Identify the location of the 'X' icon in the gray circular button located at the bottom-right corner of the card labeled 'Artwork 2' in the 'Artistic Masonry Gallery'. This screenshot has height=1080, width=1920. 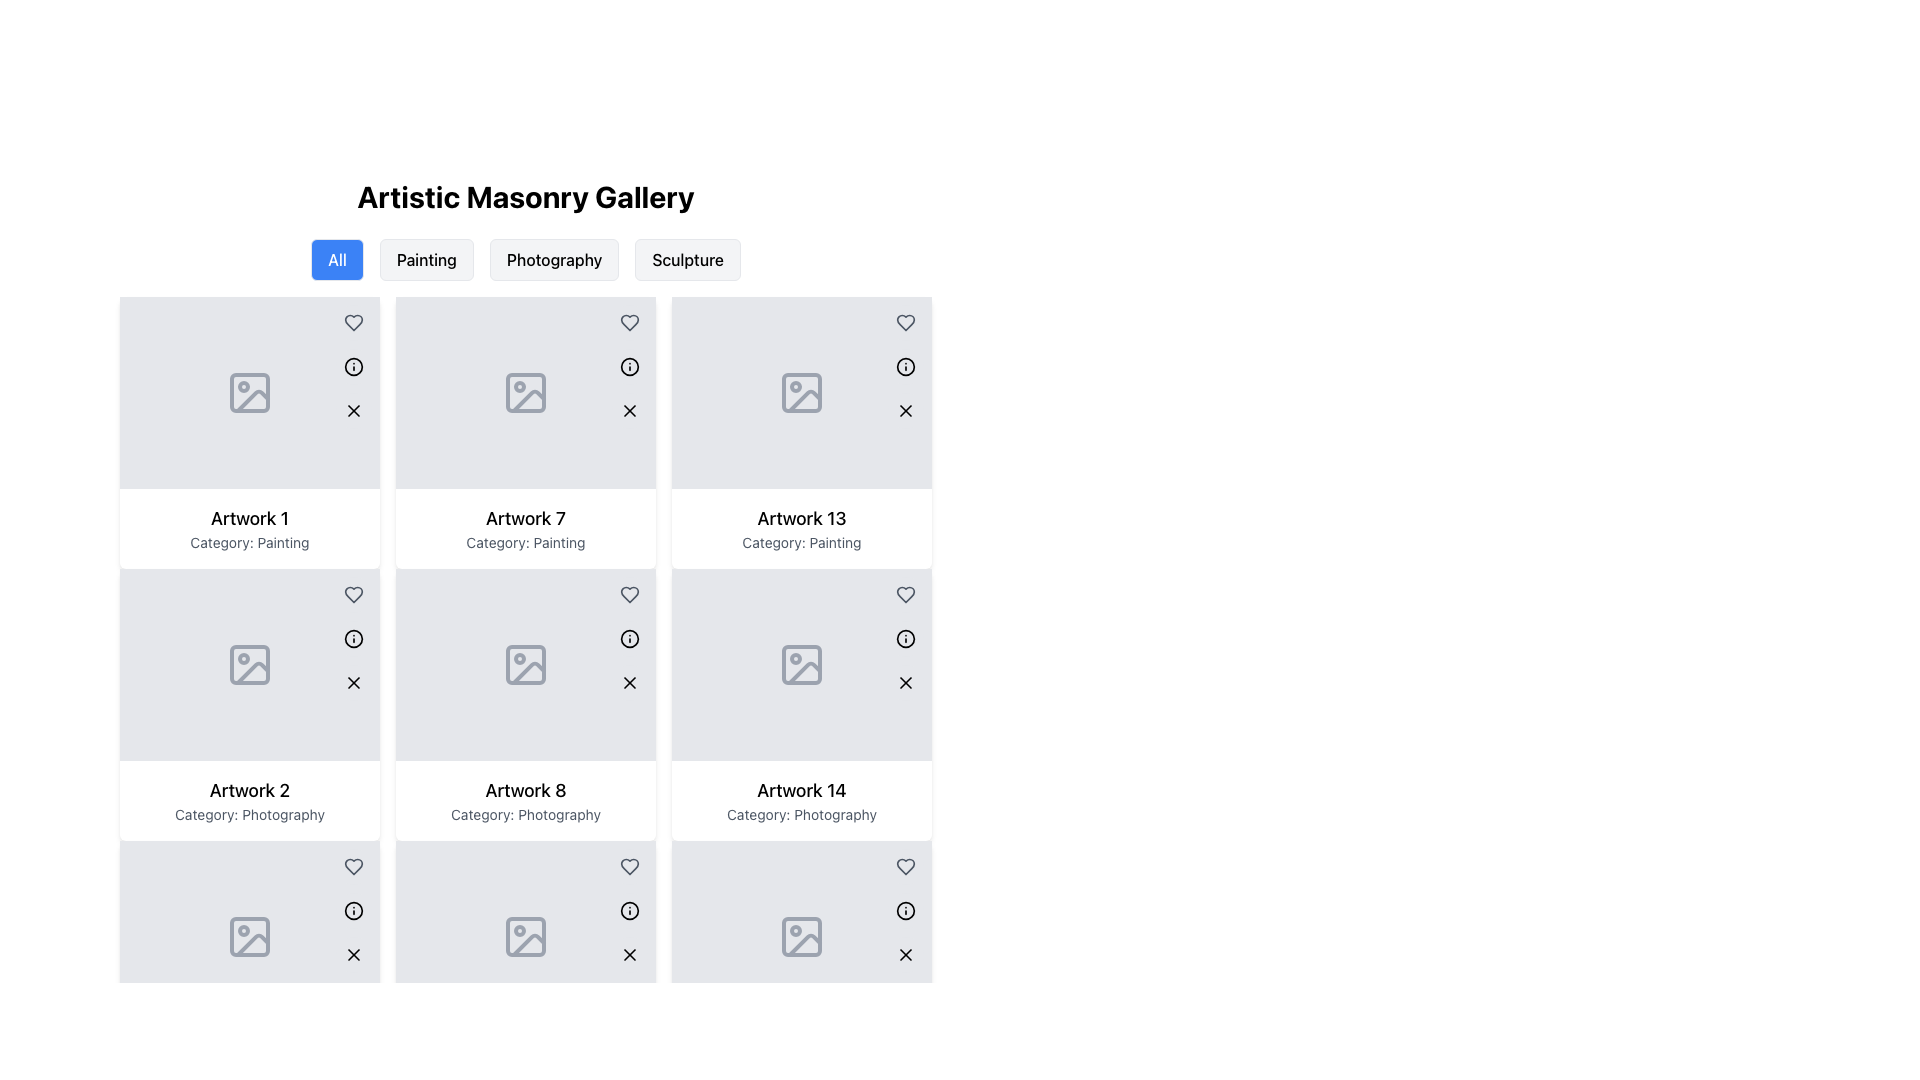
(354, 954).